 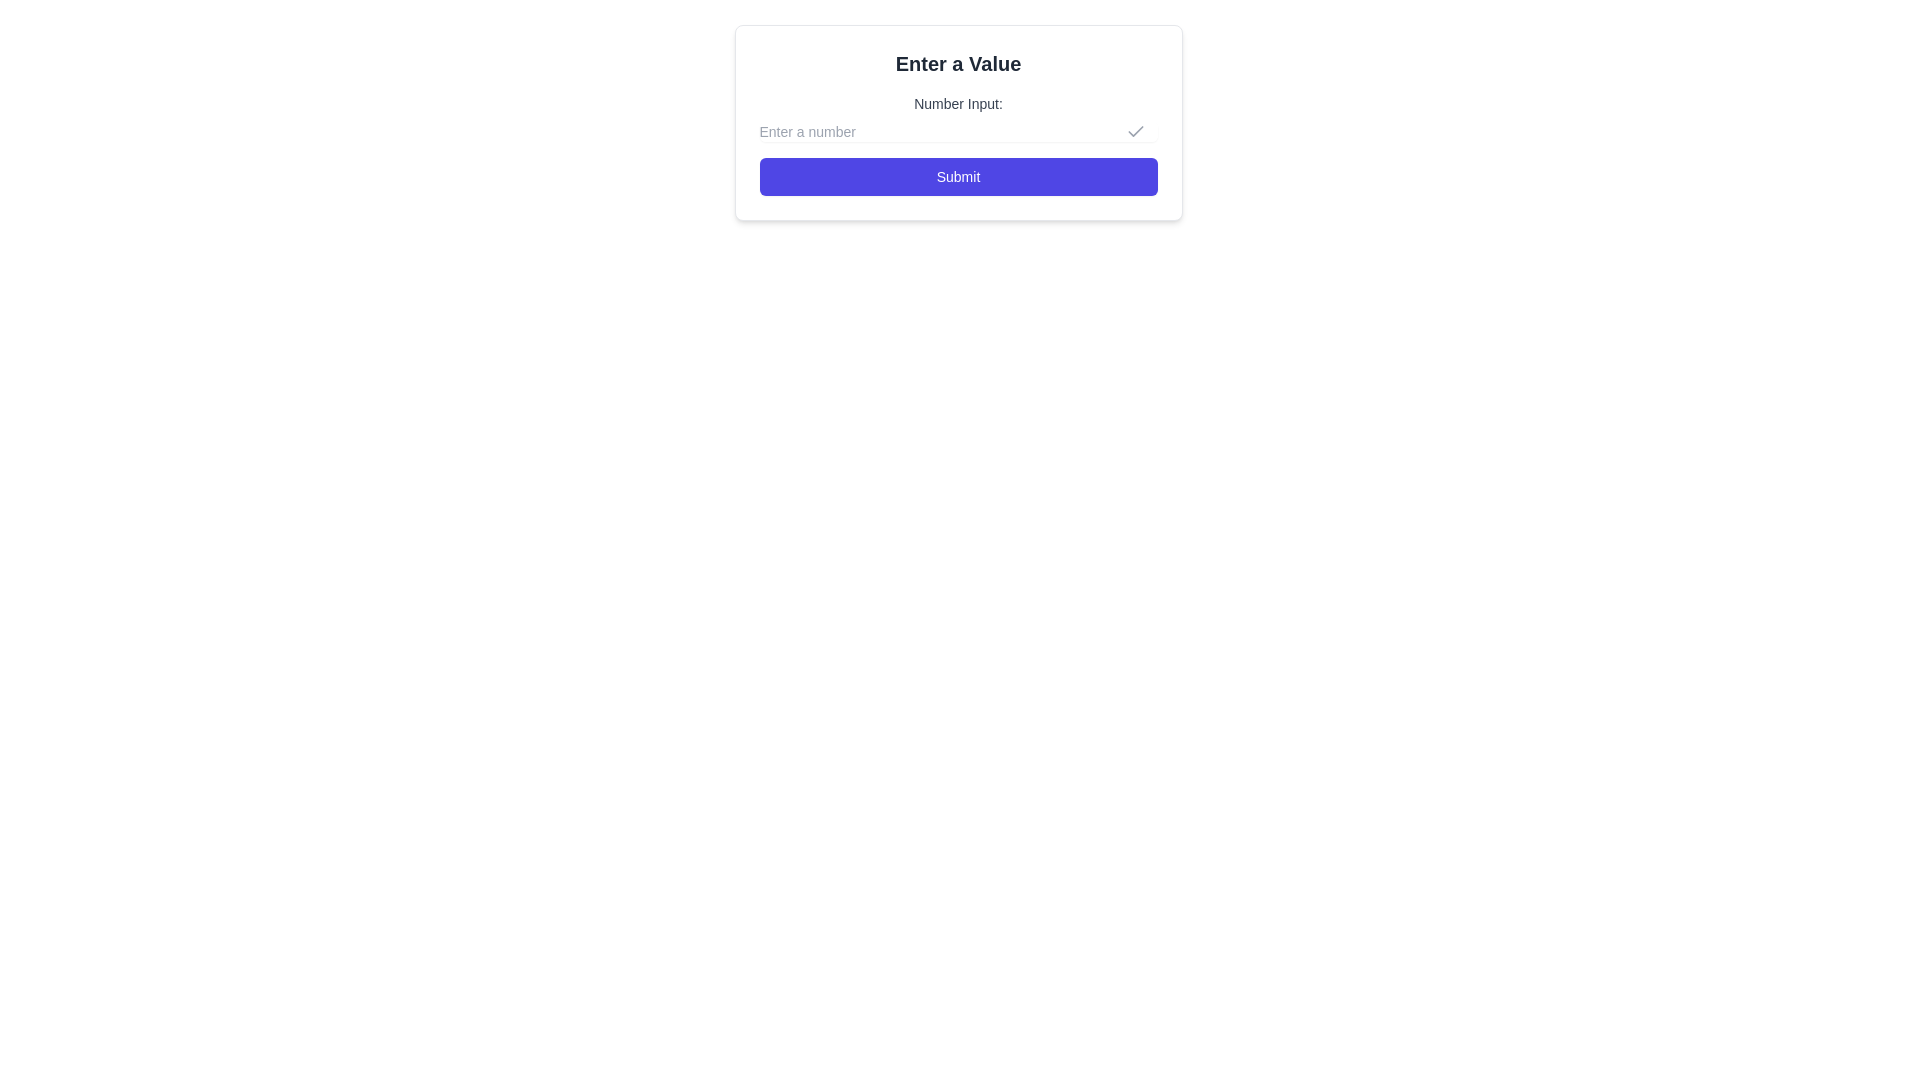 I want to click on the checkmark icon, which is an SVG graphic with a thin, gray stroke, located to the right of the 'Enter a number' input field, so click(x=1135, y=131).